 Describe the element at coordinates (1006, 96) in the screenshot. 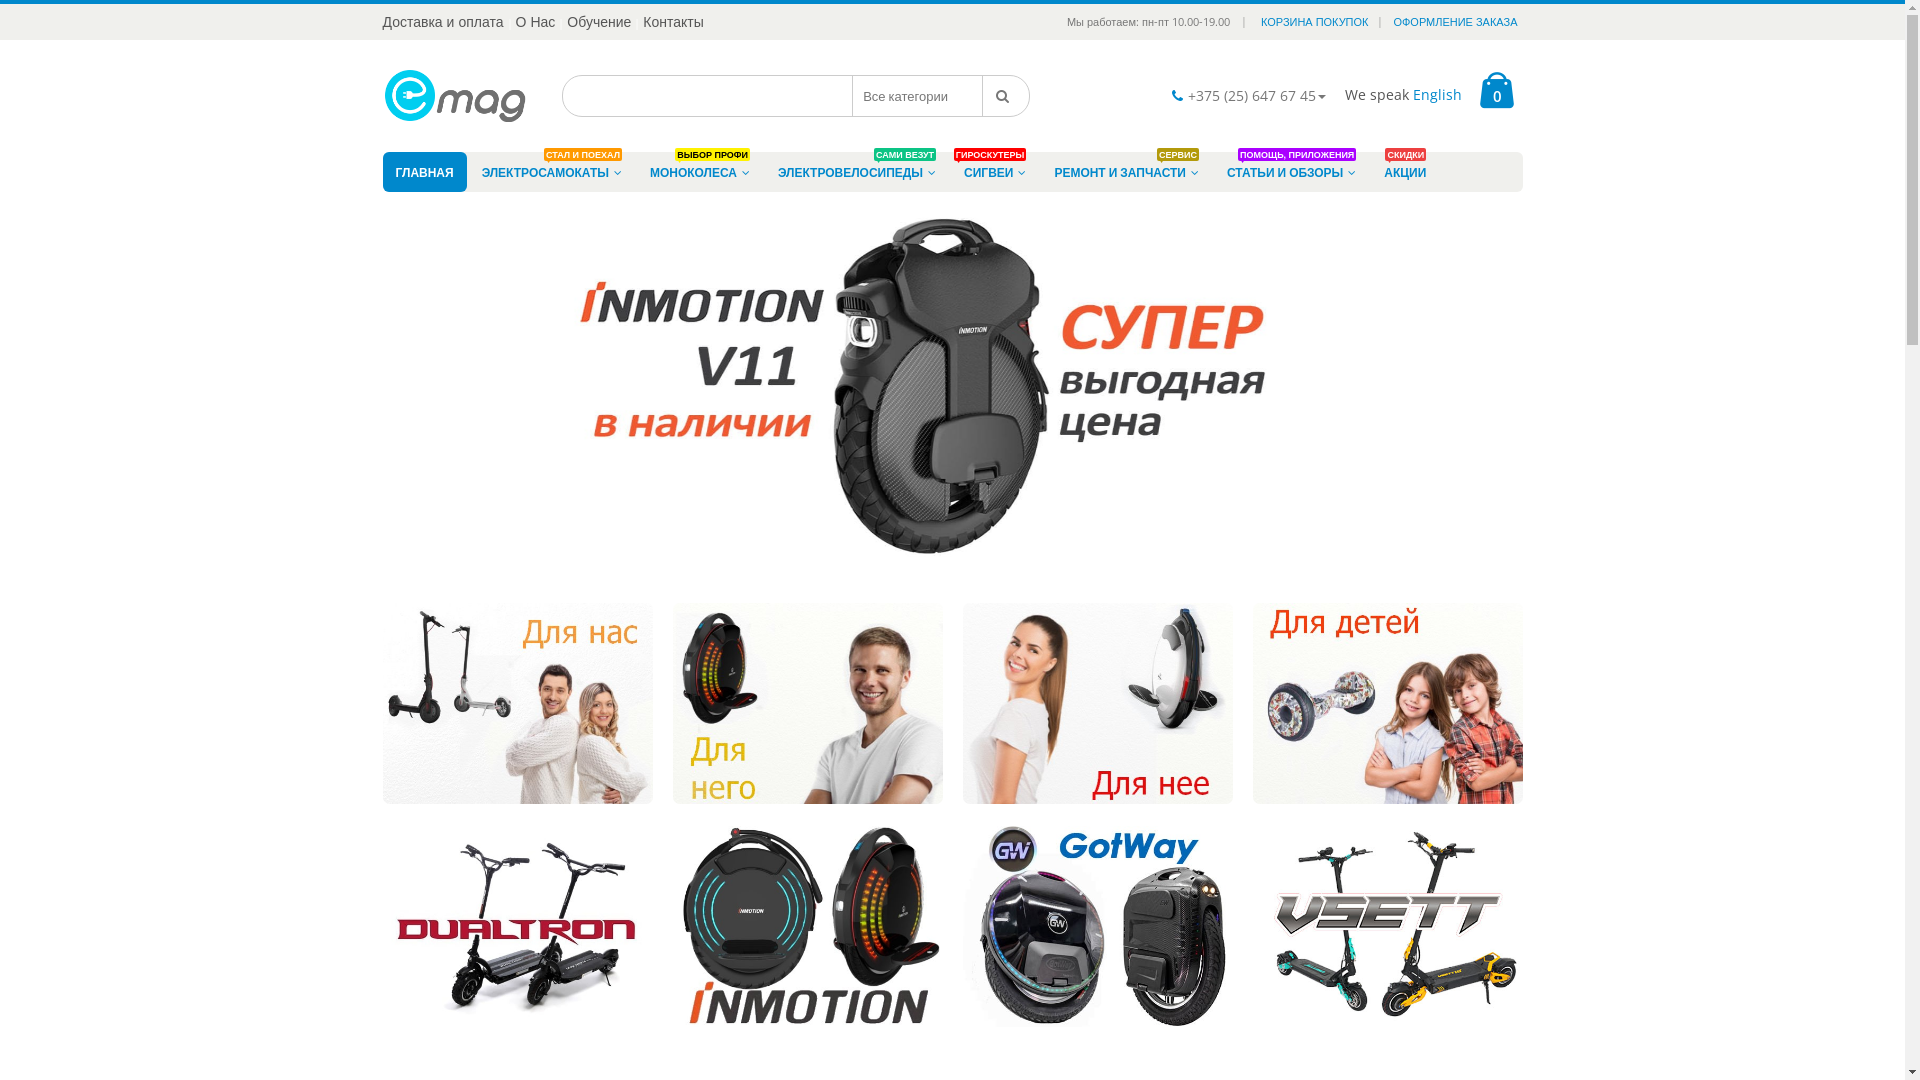

I see `'Search'` at that location.